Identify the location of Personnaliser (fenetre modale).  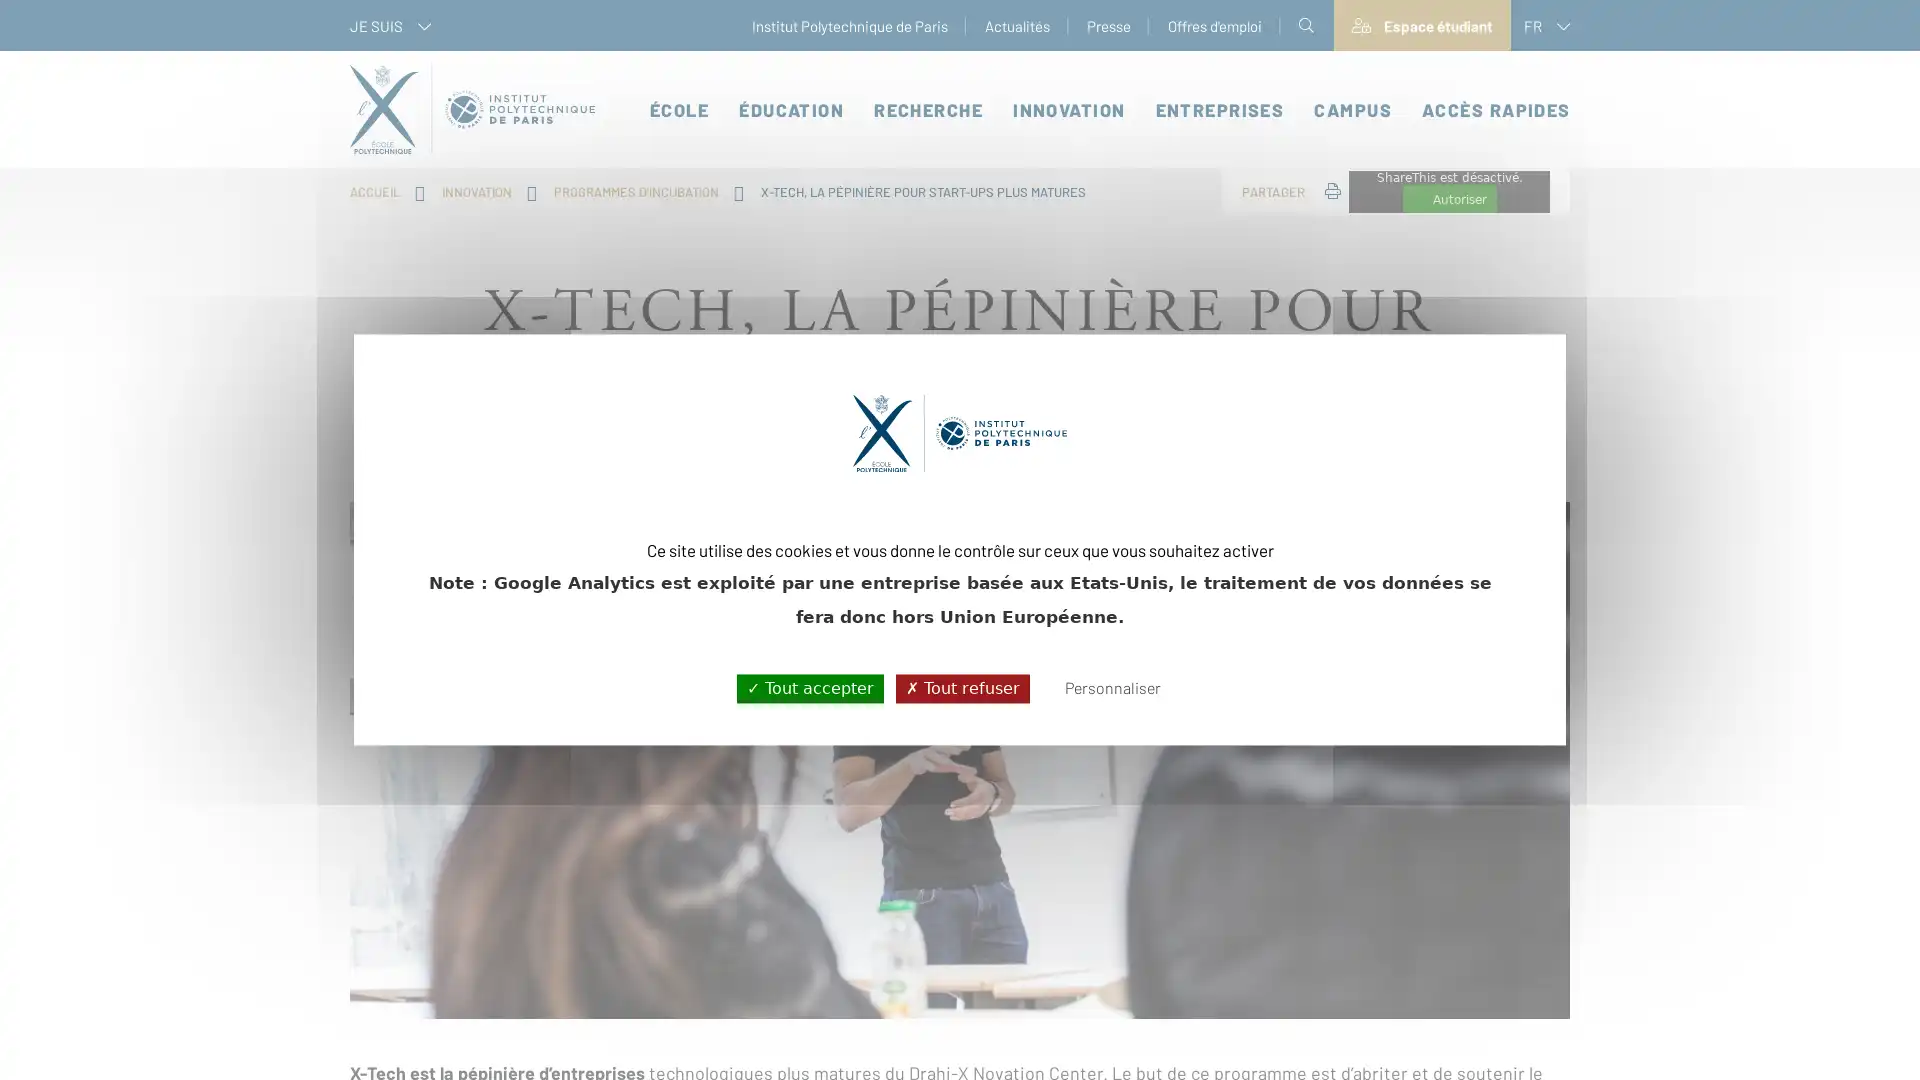
(1111, 688).